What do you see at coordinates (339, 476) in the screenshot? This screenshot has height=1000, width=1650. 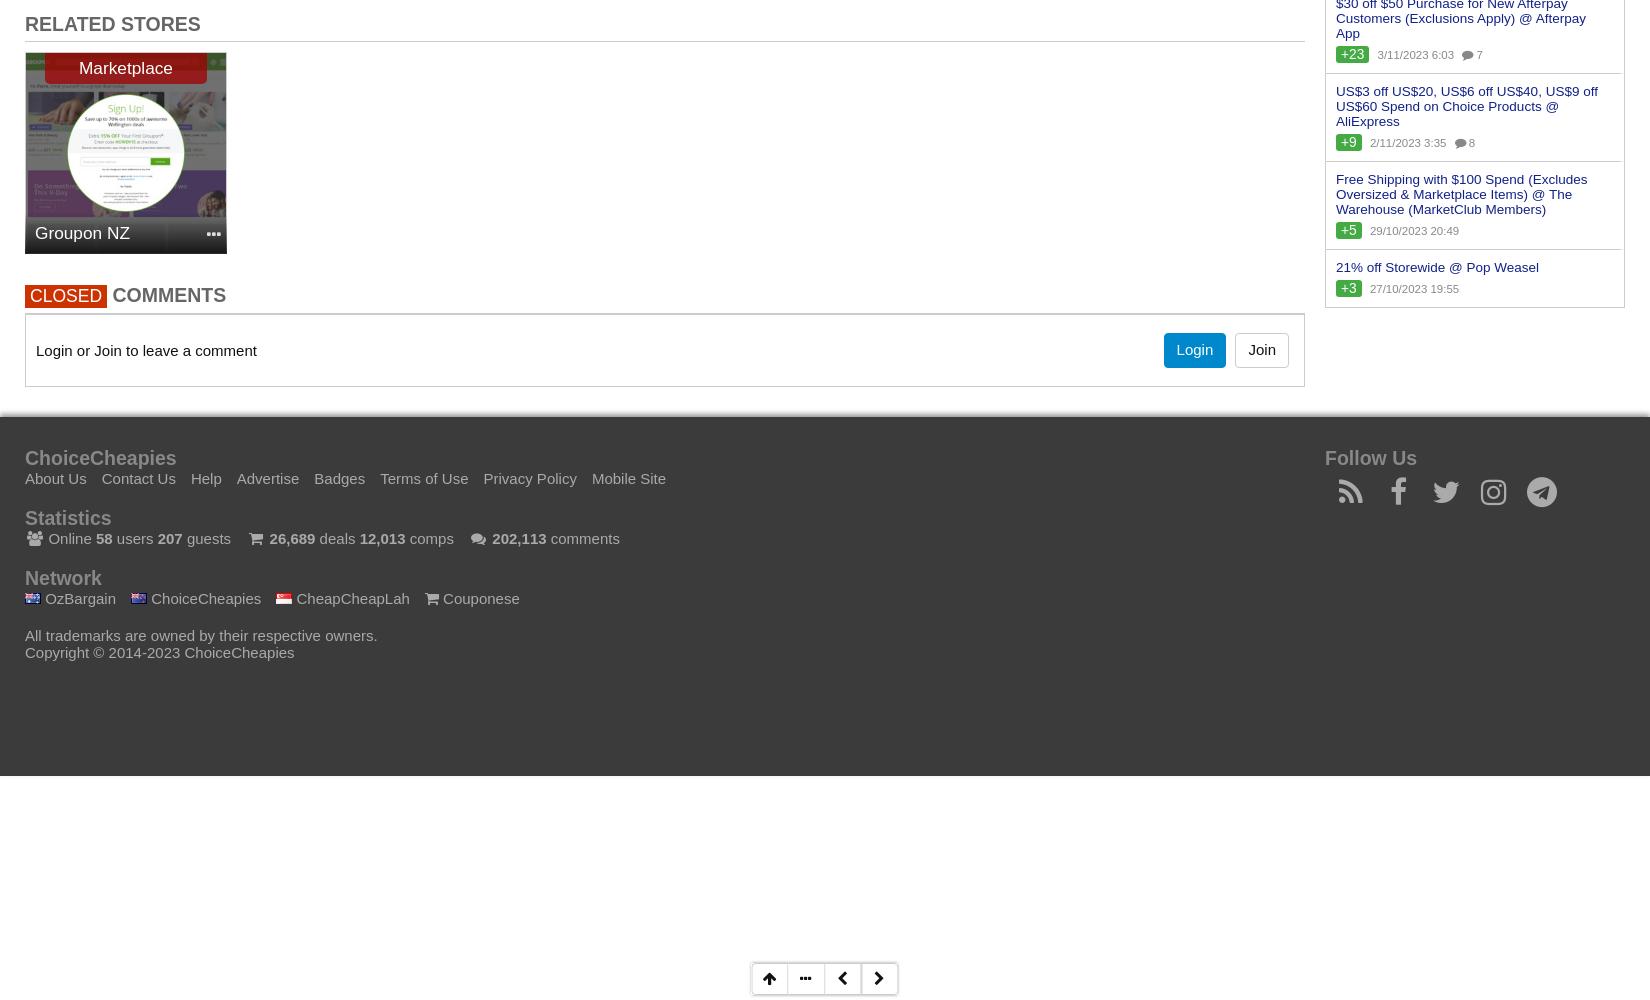 I see `'Badges'` at bounding box center [339, 476].